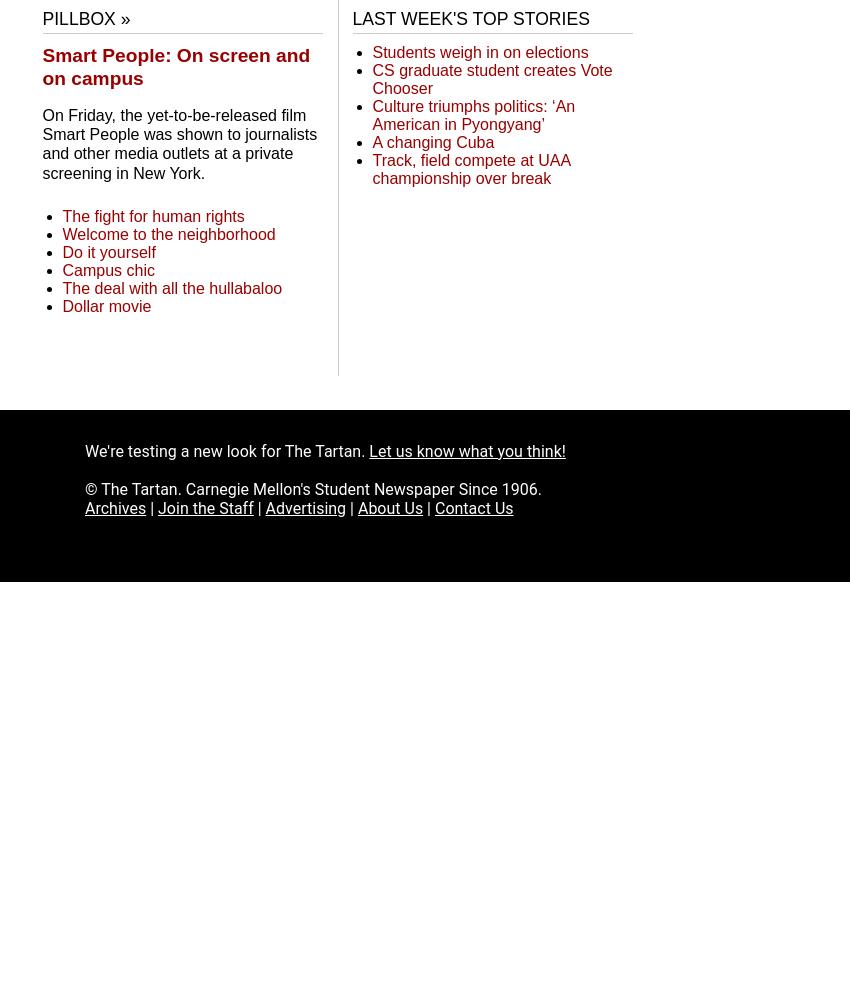 Image resolution: width=850 pixels, height=1000 pixels. I want to click on 'Join the Staff', so click(204, 507).